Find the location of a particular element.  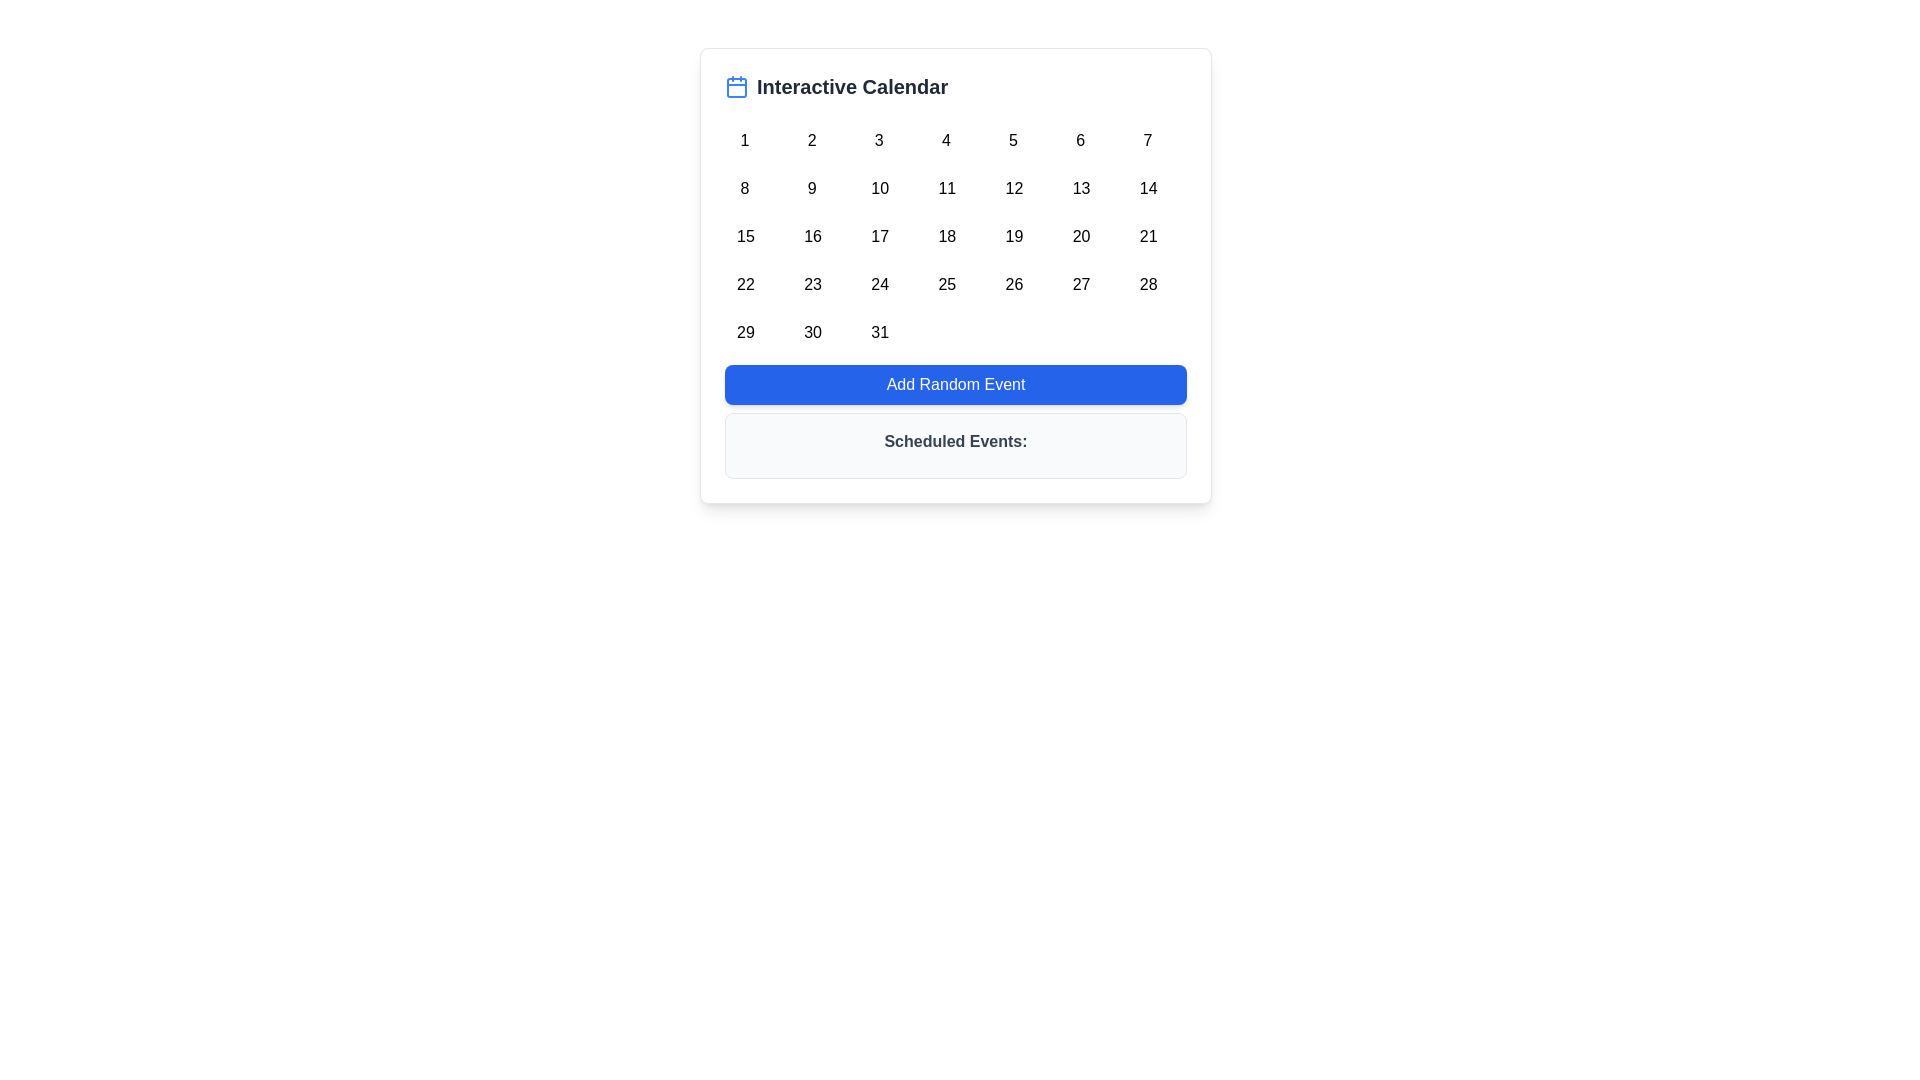

the button representing the third day in the calendar, located in the first row and third column of the grid is located at coordinates (879, 136).